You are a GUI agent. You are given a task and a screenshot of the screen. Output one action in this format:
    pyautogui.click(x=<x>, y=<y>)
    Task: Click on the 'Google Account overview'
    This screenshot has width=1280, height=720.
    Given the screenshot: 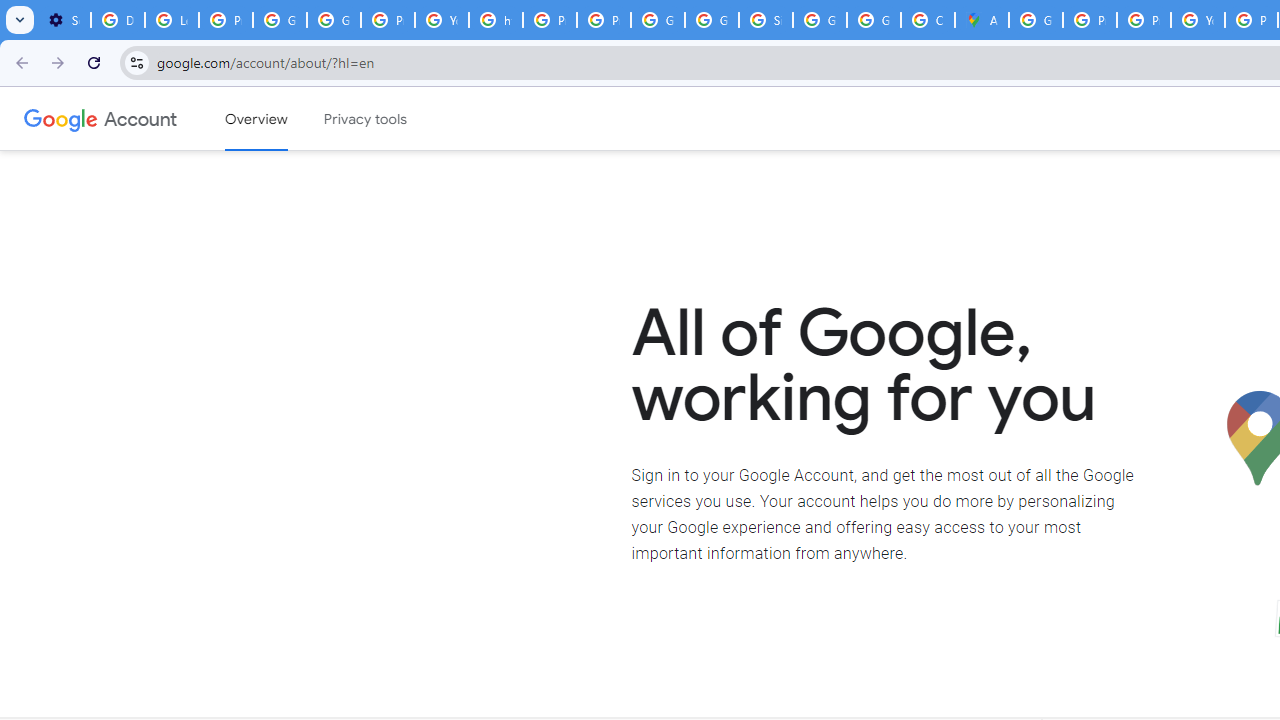 What is the action you would take?
    pyautogui.click(x=255, y=119)
    